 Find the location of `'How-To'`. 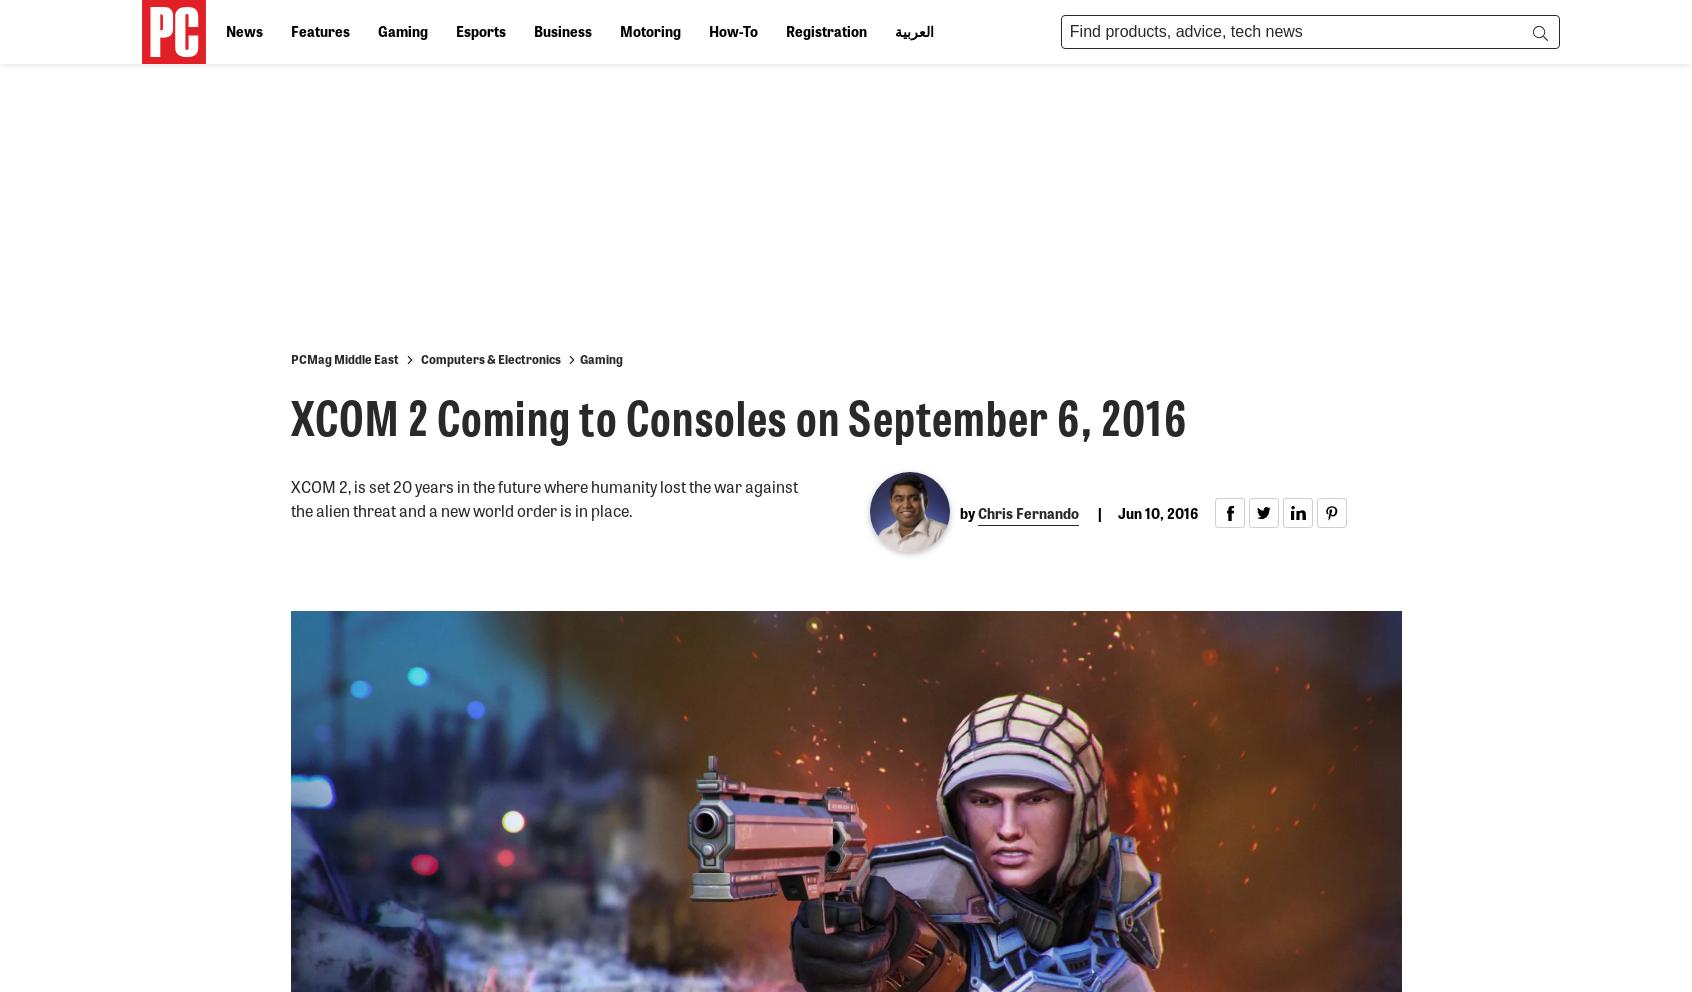

'How-To' is located at coordinates (732, 29).